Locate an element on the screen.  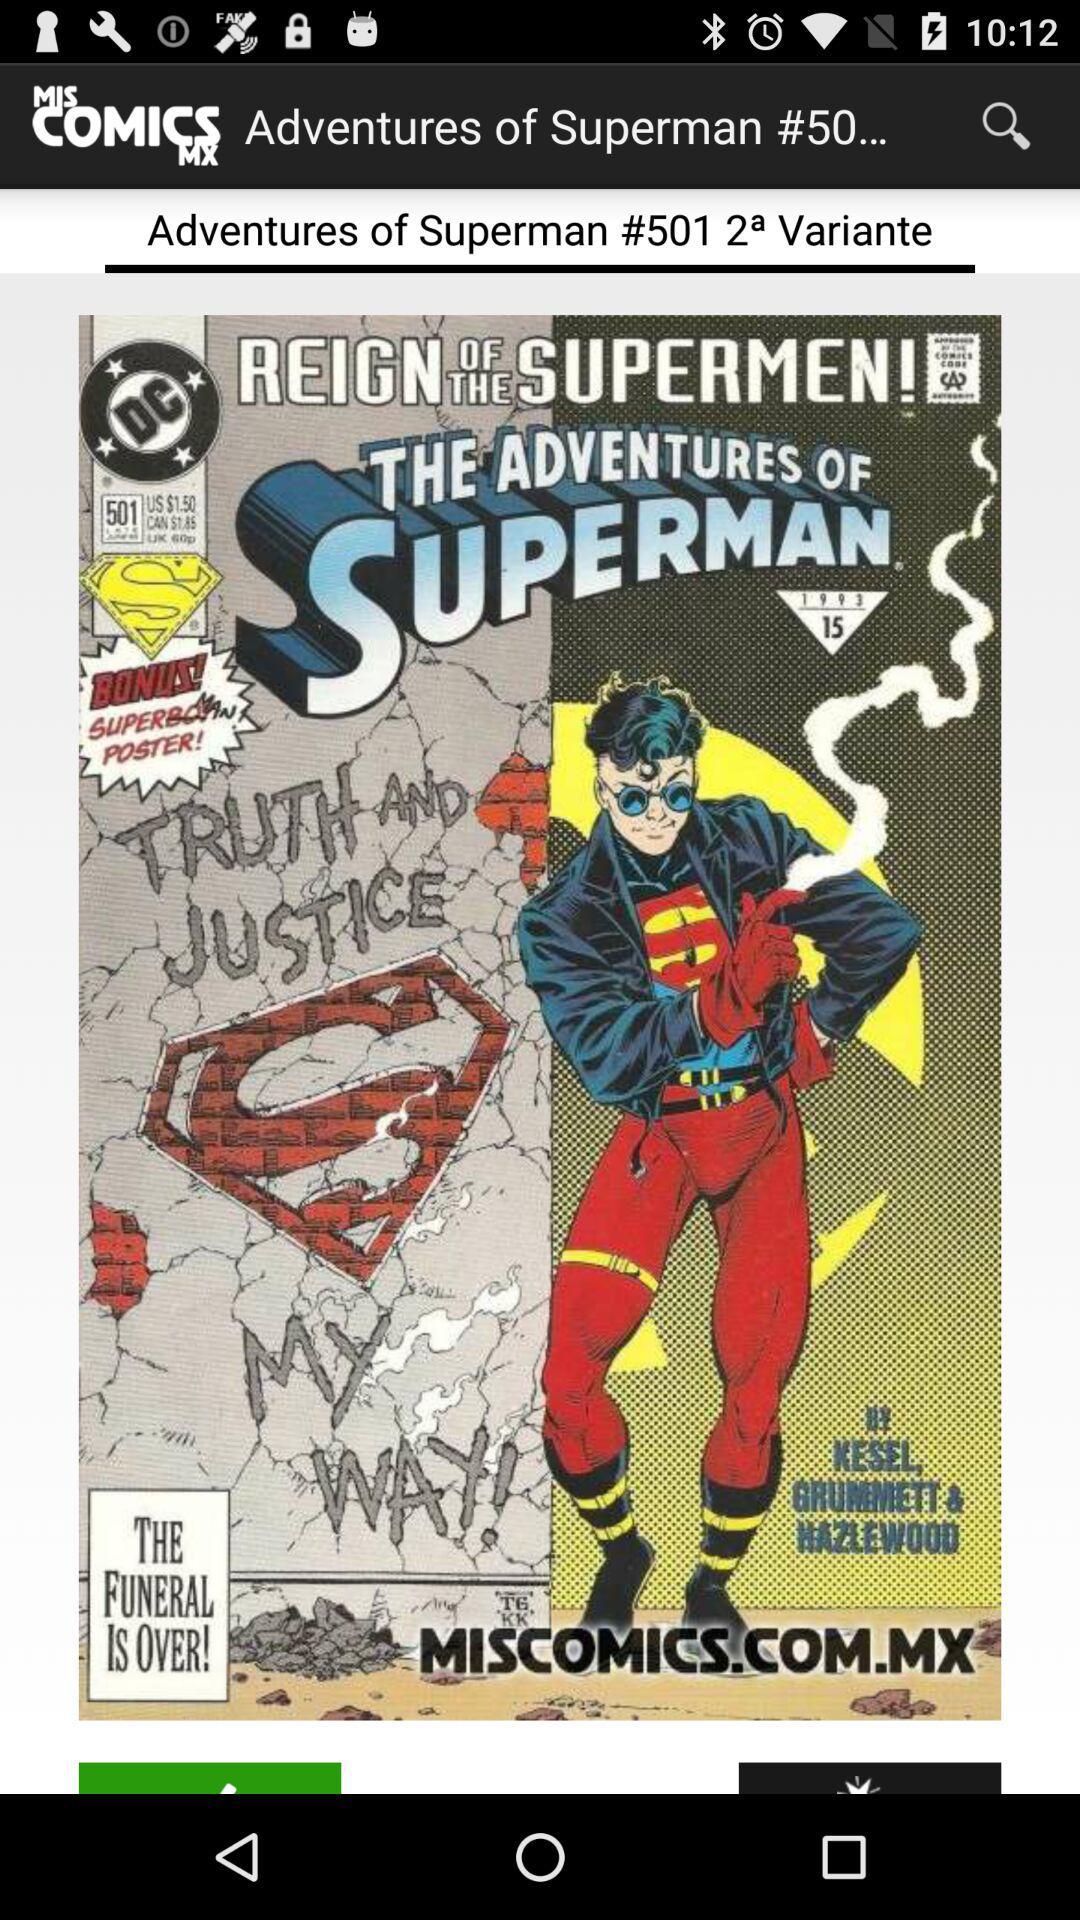
icon at the top right corner is located at coordinates (1006, 124).